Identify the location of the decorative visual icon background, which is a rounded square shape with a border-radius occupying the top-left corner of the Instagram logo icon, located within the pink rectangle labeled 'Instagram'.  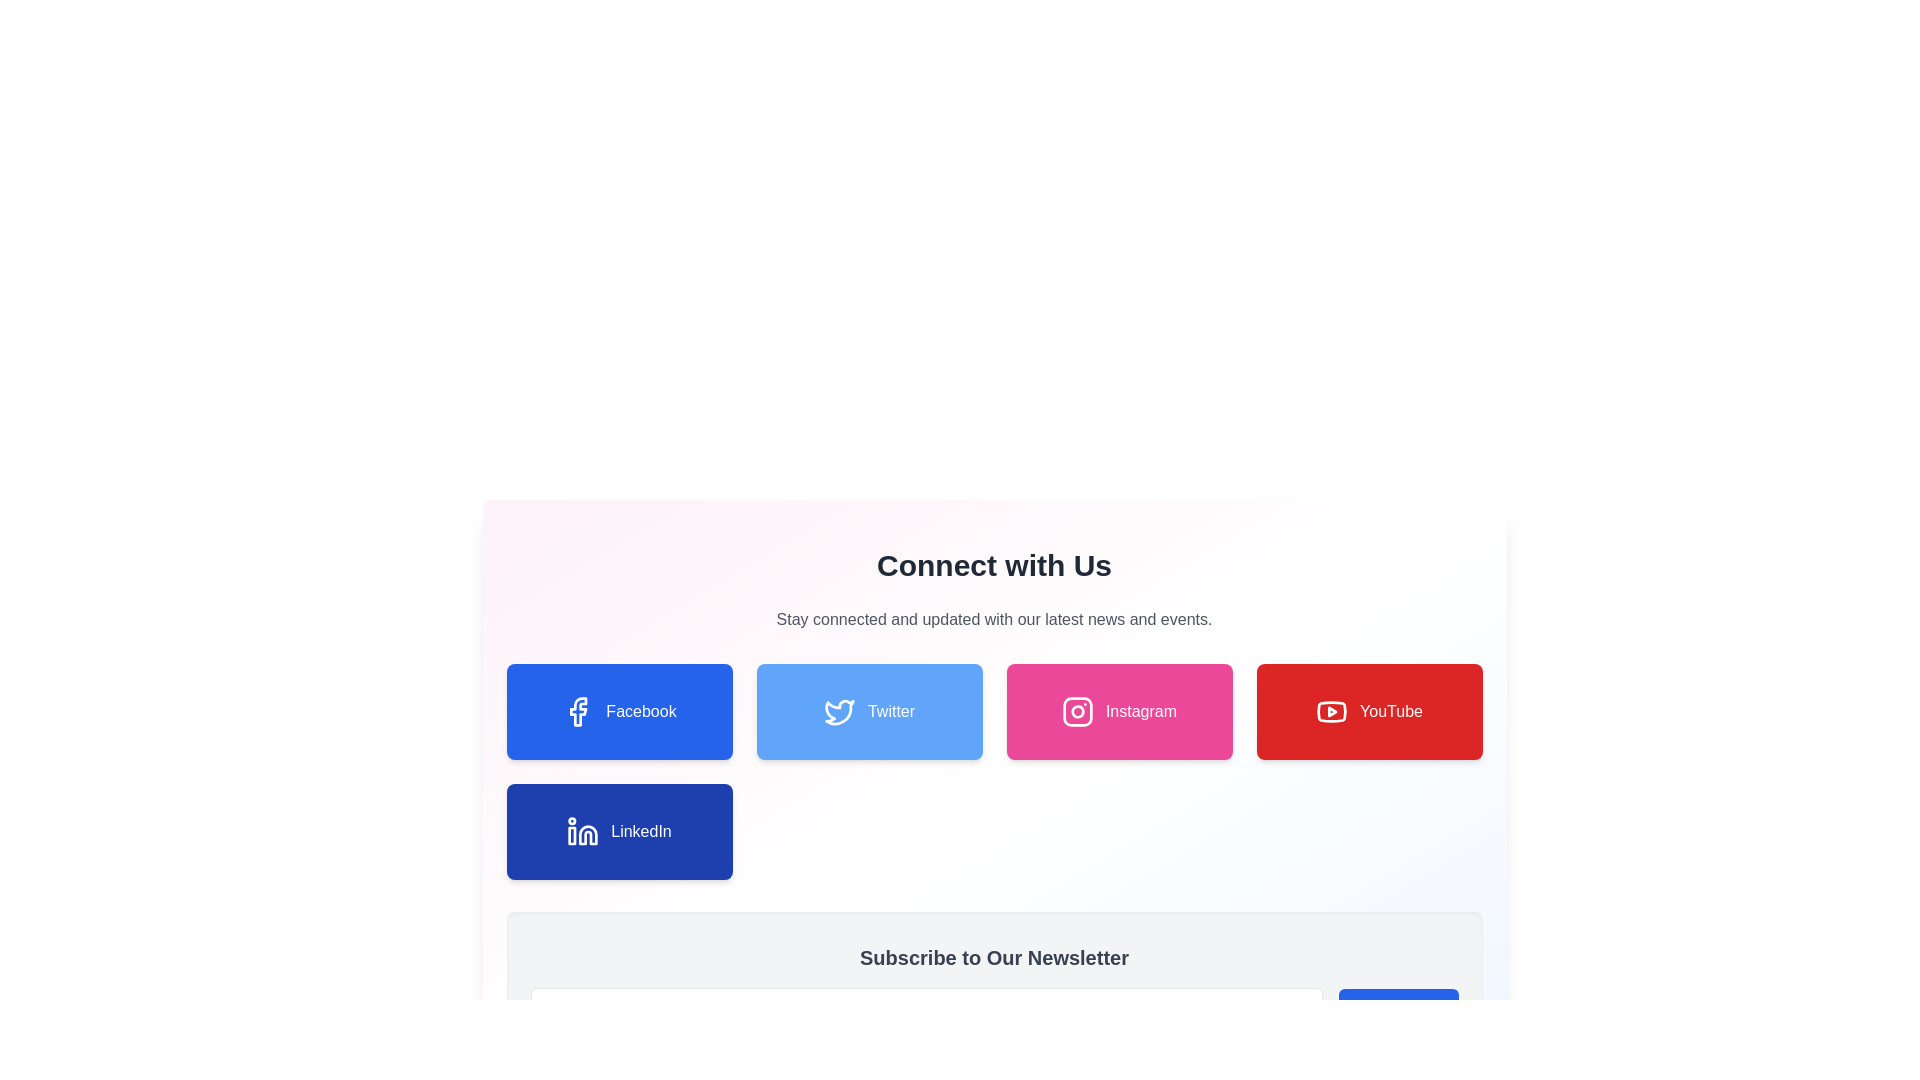
(1076, 711).